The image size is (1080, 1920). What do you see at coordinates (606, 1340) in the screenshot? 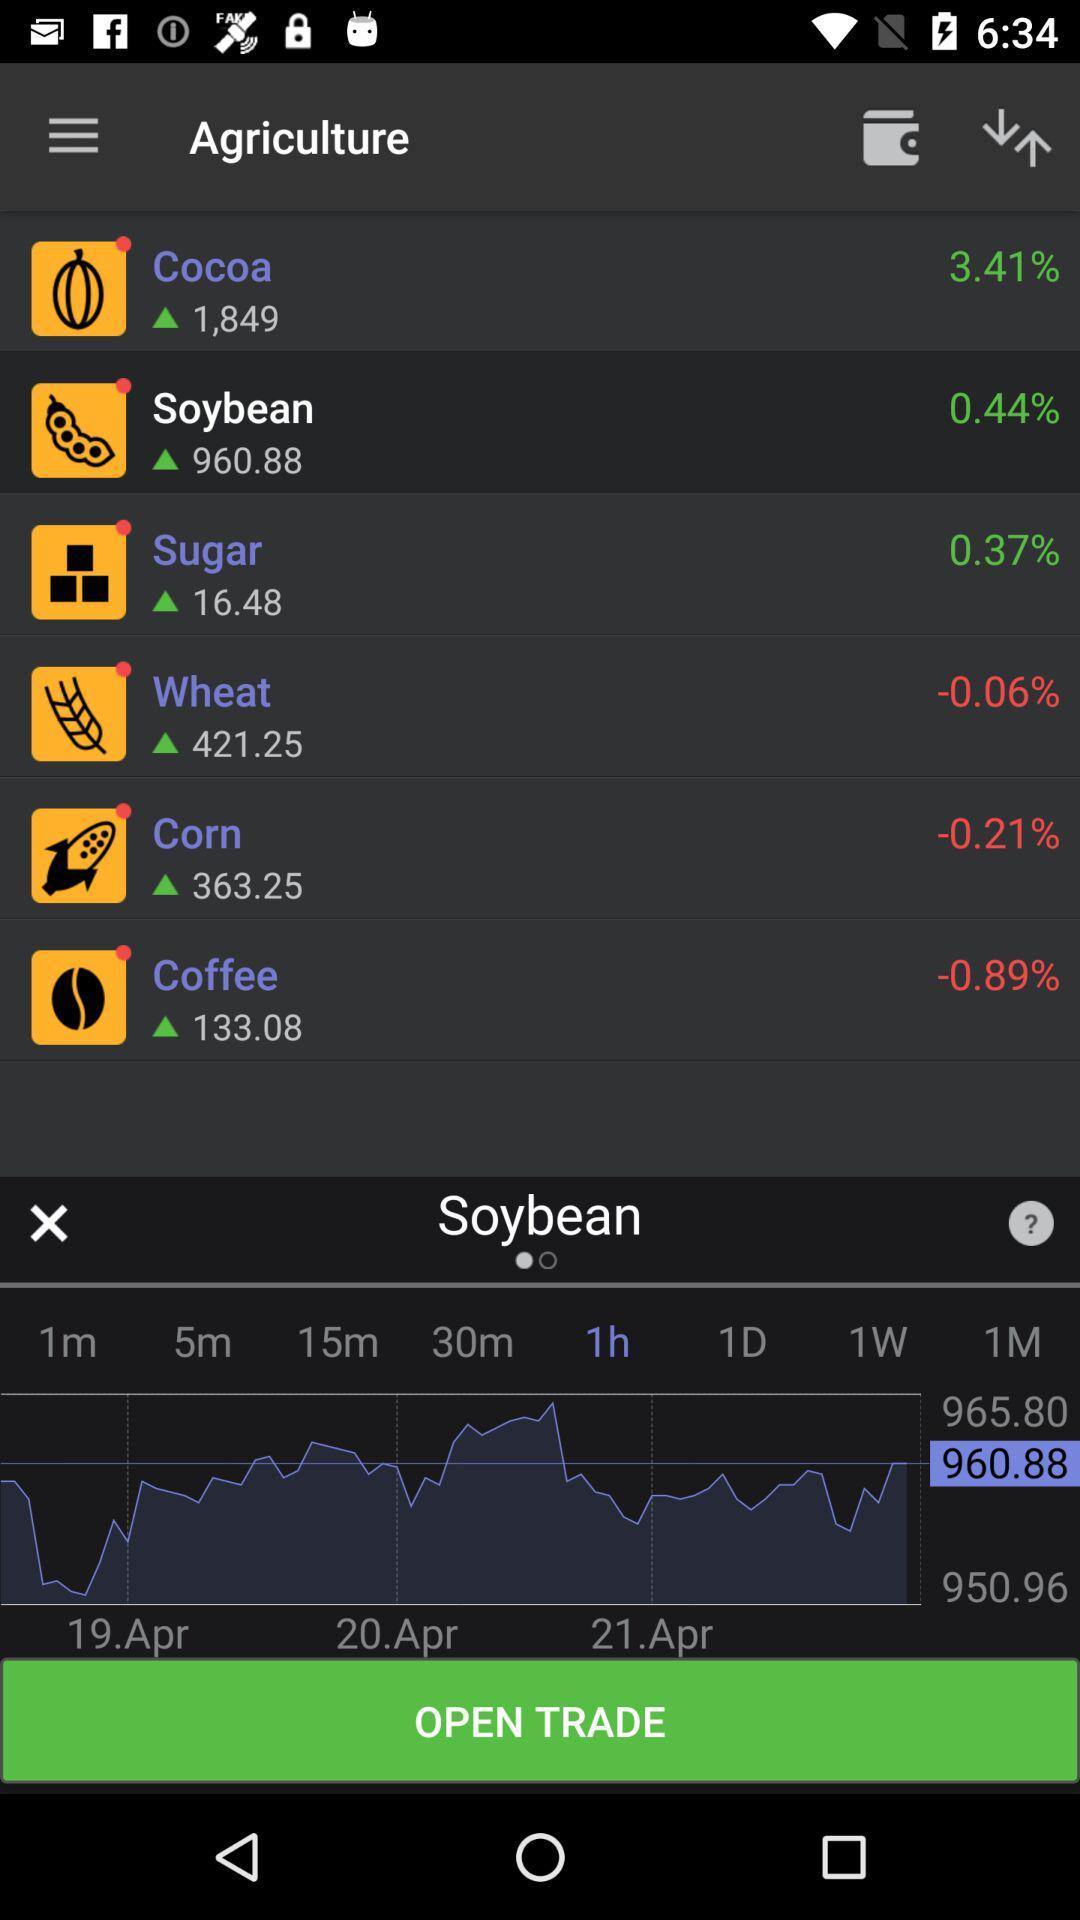
I see `item next to the 1d icon` at bounding box center [606, 1340].